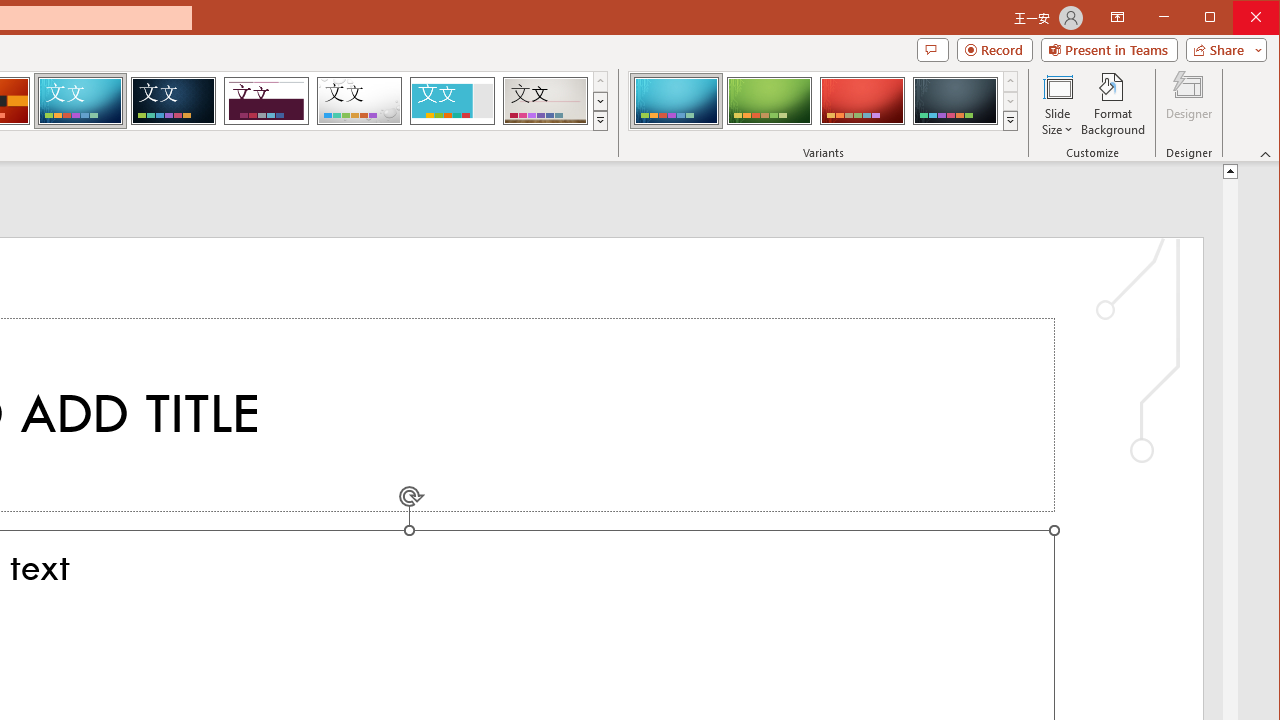  Describe the element at coordinates (265, 100) in the screenshot. I see `'Dividend'` at that location.